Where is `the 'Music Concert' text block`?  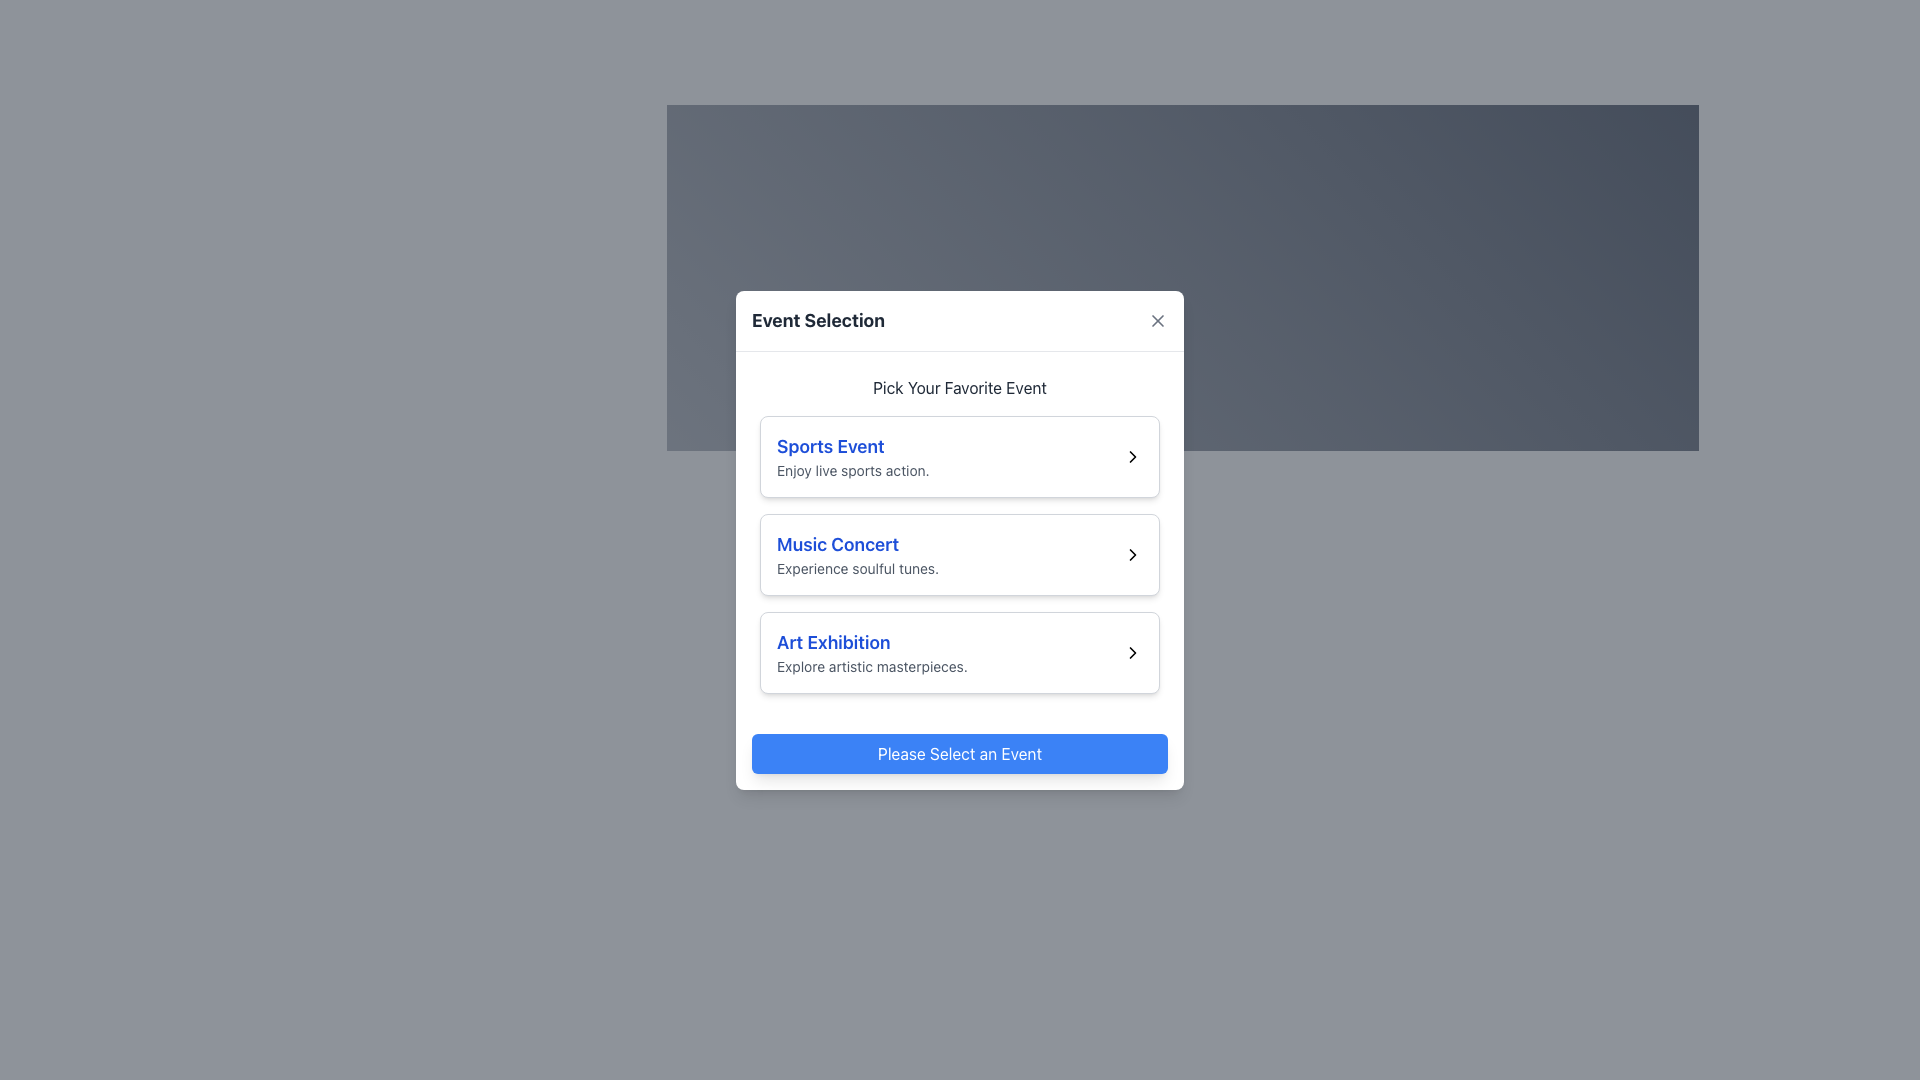
the 'Music Concert' text block is located at coordinates (858, 554).